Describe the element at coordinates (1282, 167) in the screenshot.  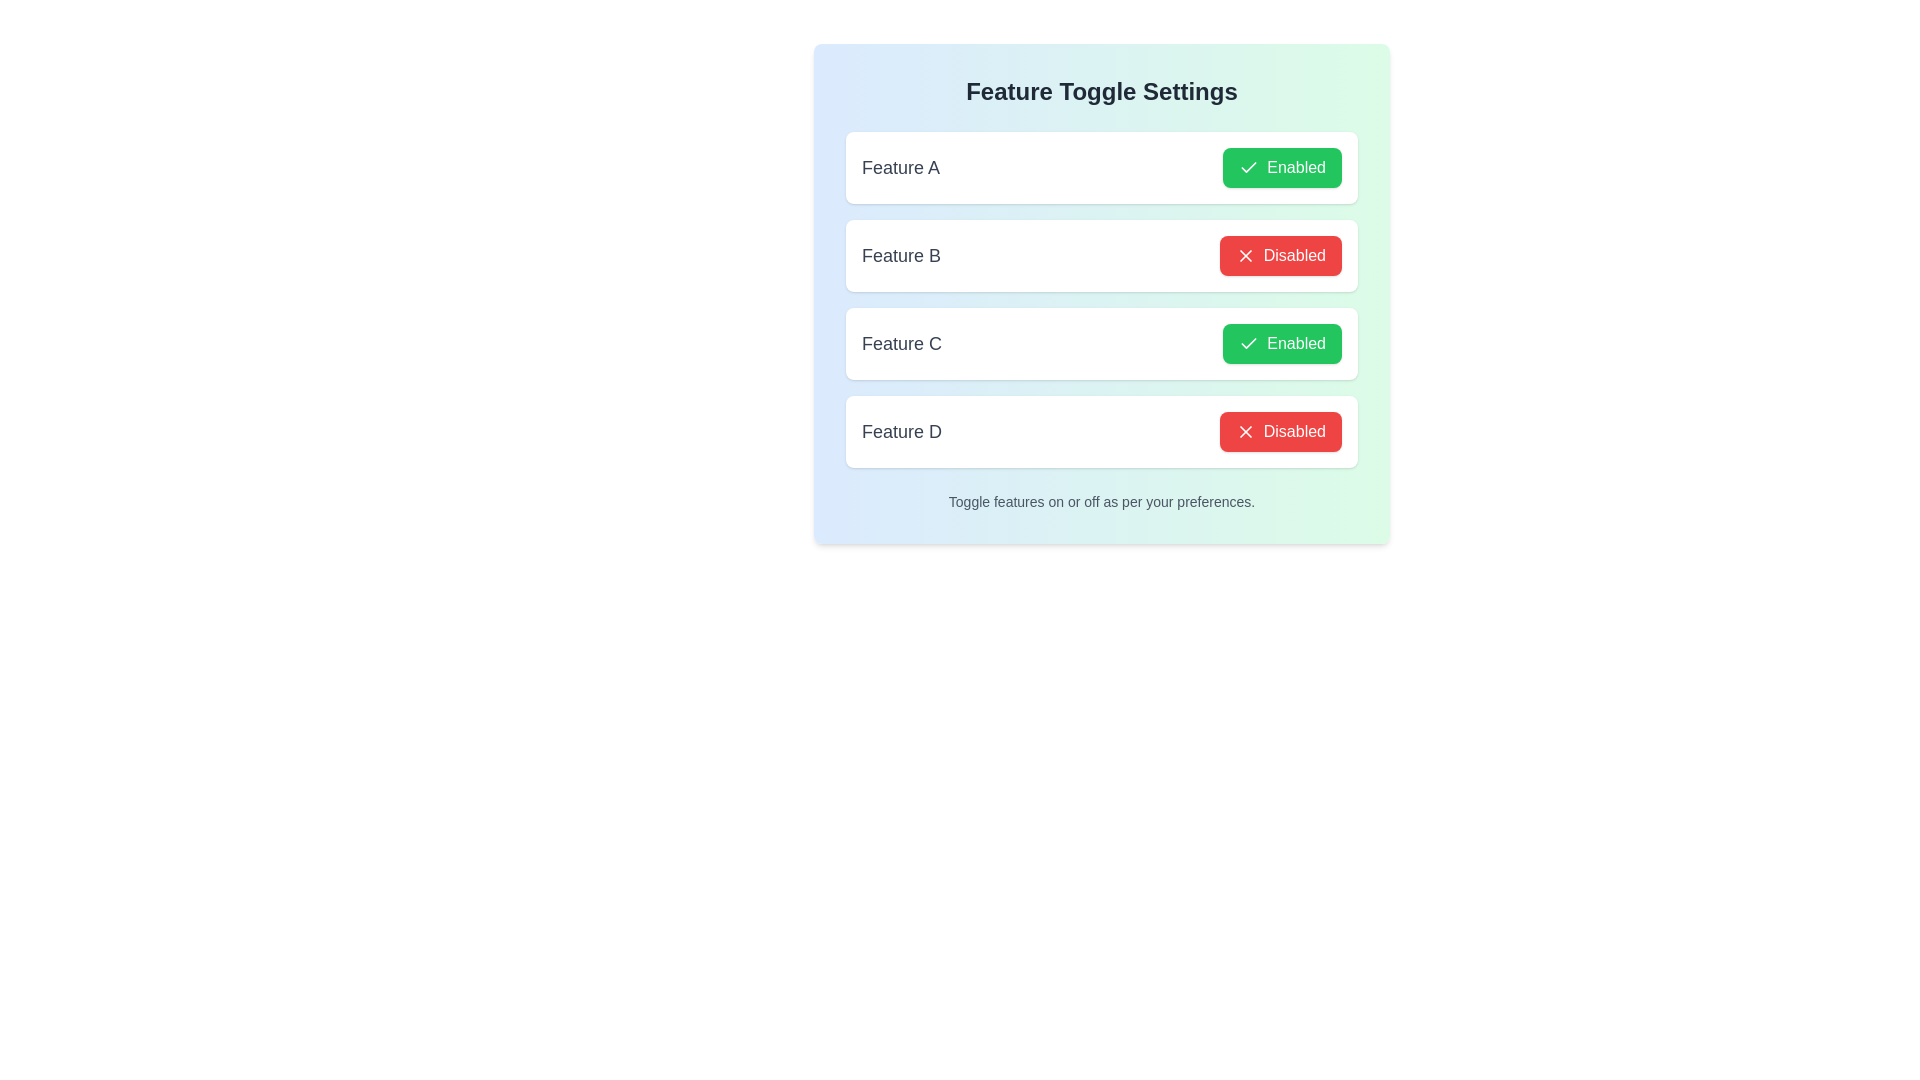
I see `the green button labeled 'Enabled' with a checkmark icon` at that location.